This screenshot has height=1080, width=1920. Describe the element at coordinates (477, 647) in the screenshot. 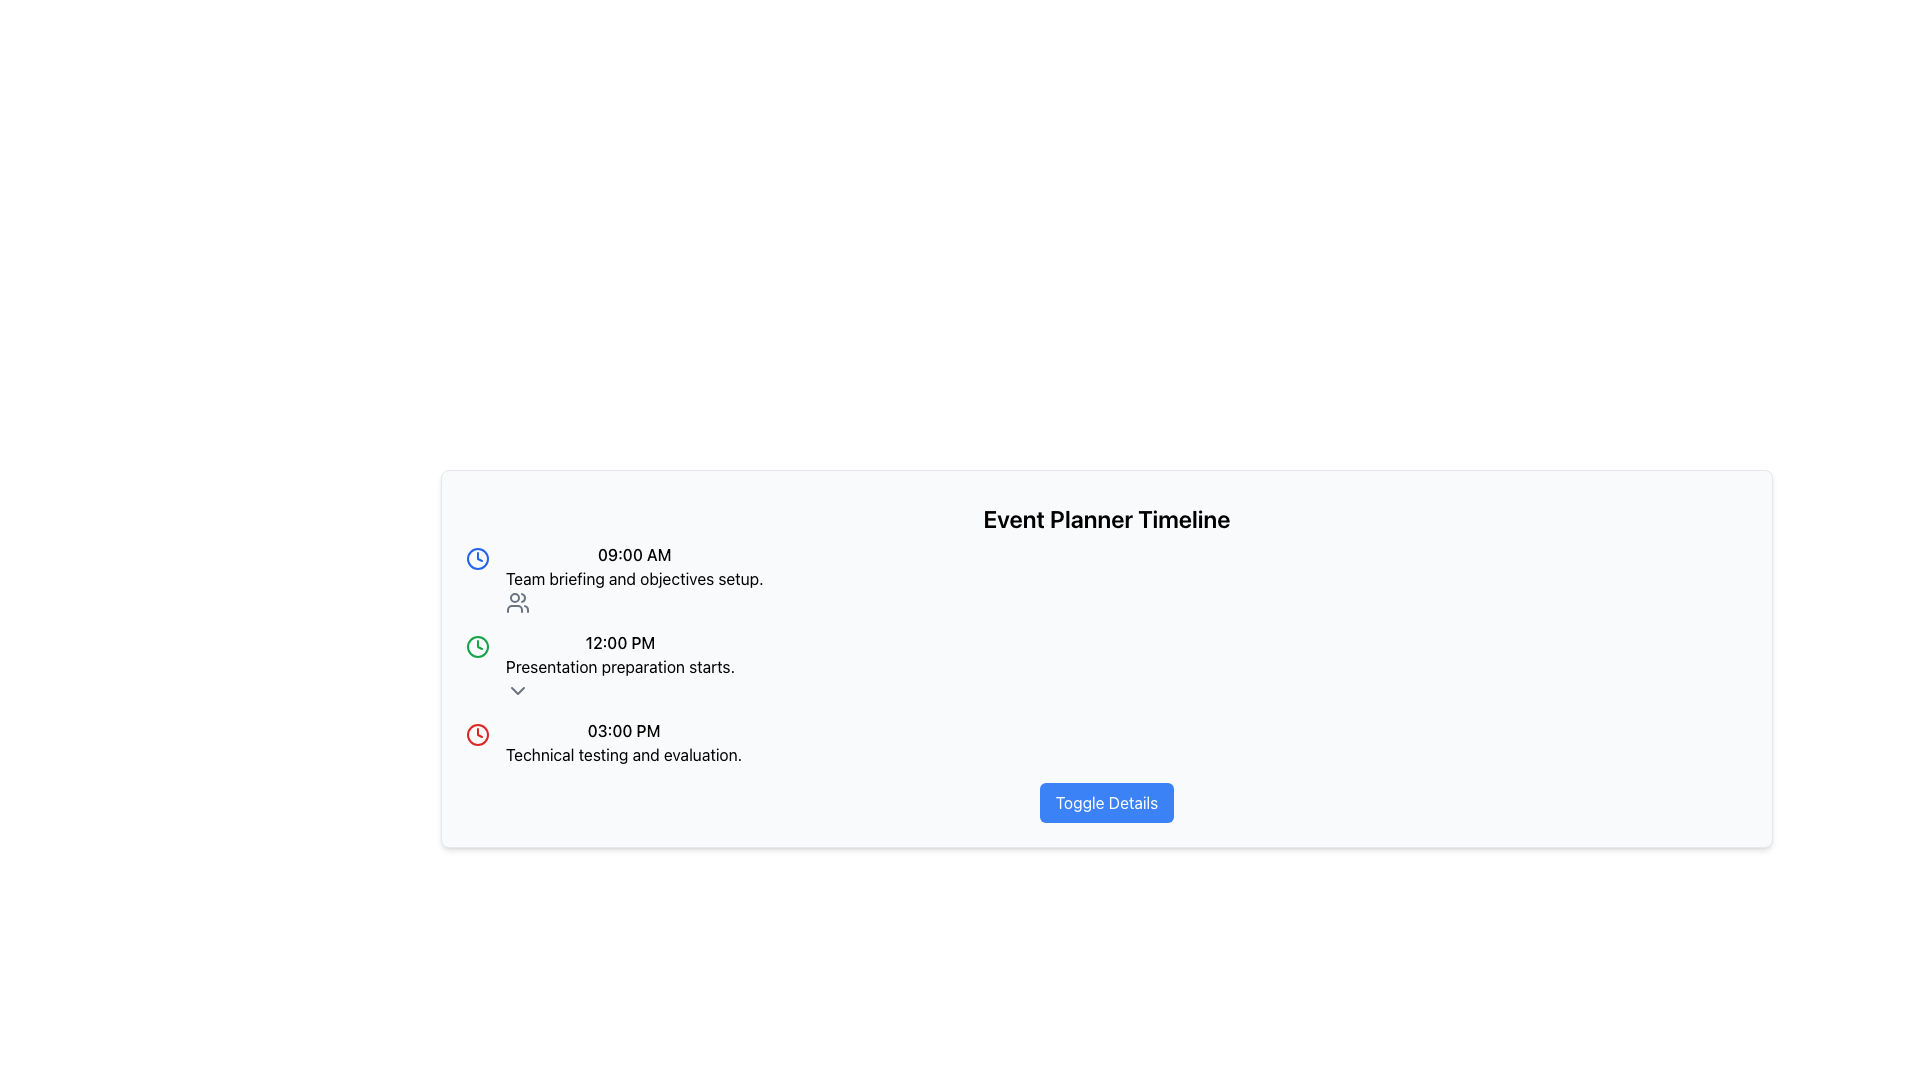

I see `the circular clock icon with a green outline and white center located to the left of the '03:00 PM Technical testing and evaluation' text` at that location.